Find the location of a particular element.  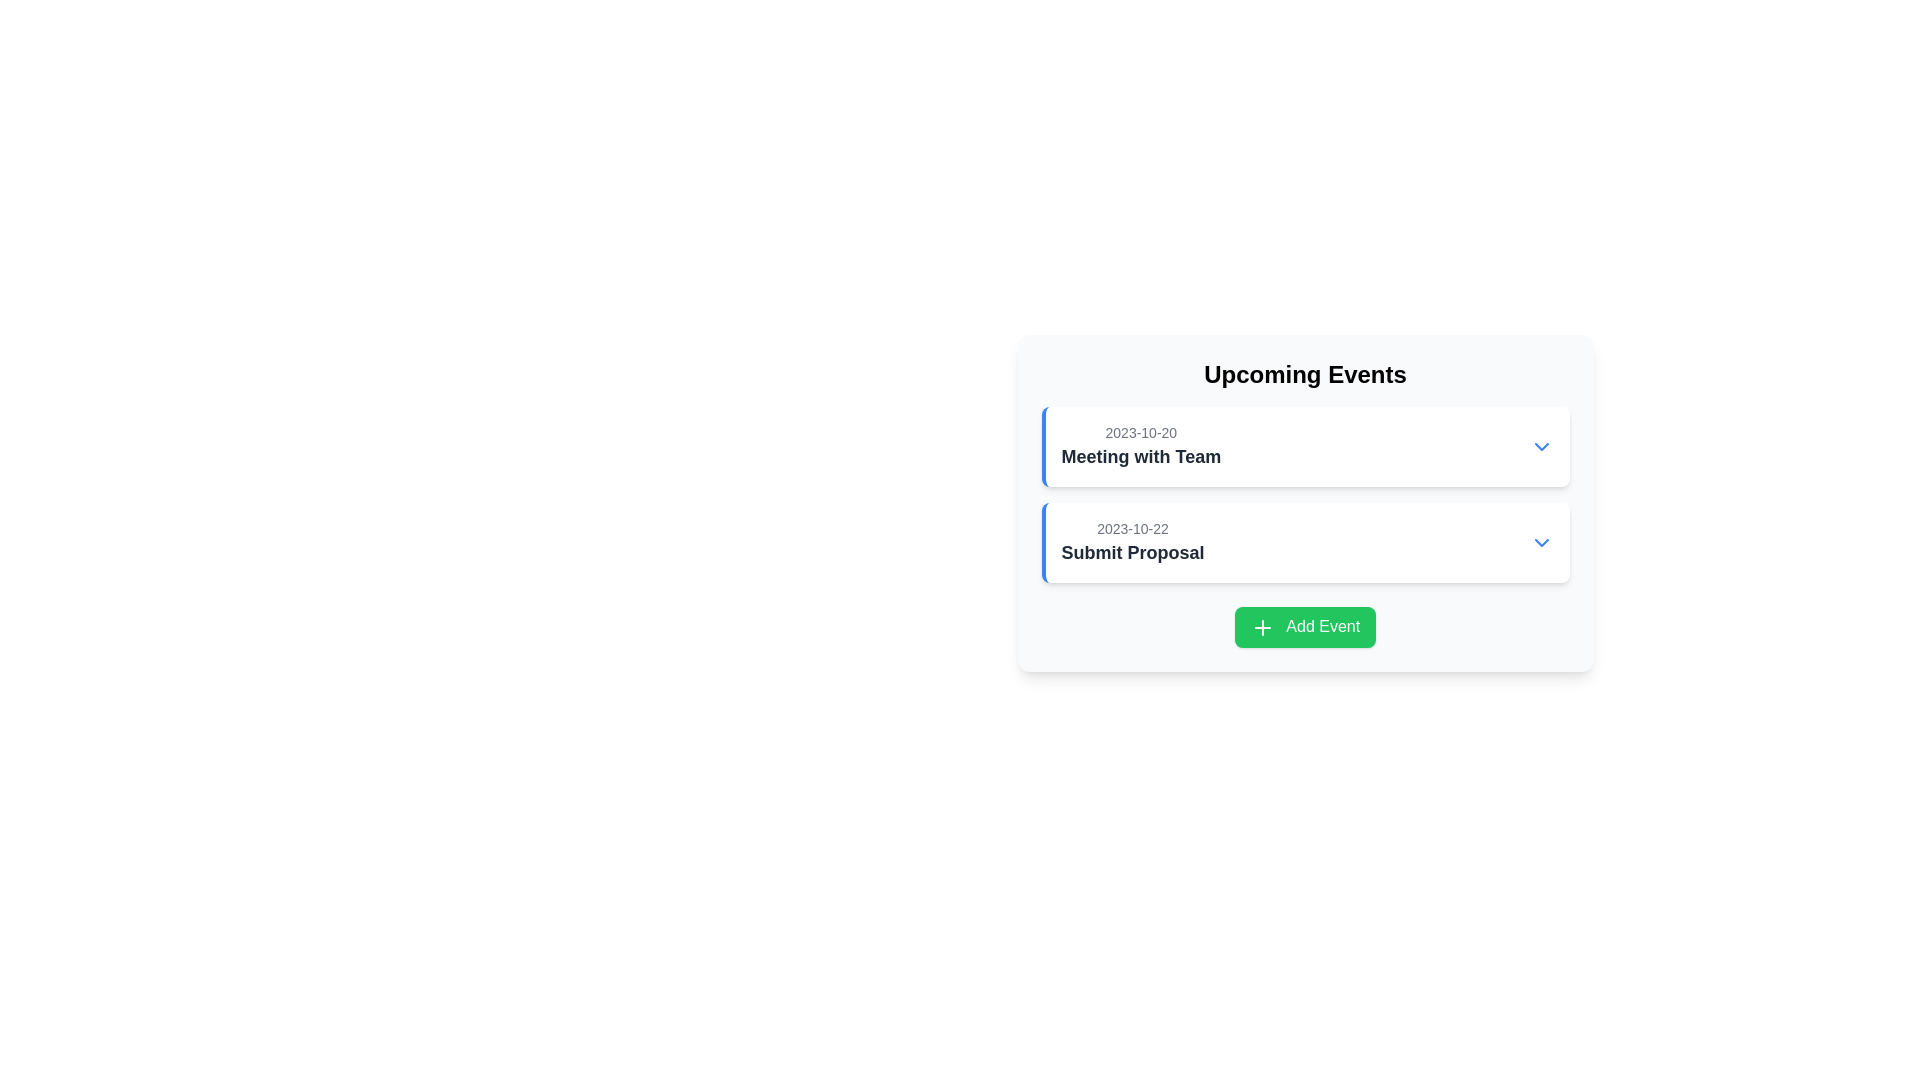

the text label that serves as the heading for the card, titled 'Submit Proposal', which is positioned below the date '2023-10-22' in the 'Upcoming Events' section is located at coordinates (1132, 552).